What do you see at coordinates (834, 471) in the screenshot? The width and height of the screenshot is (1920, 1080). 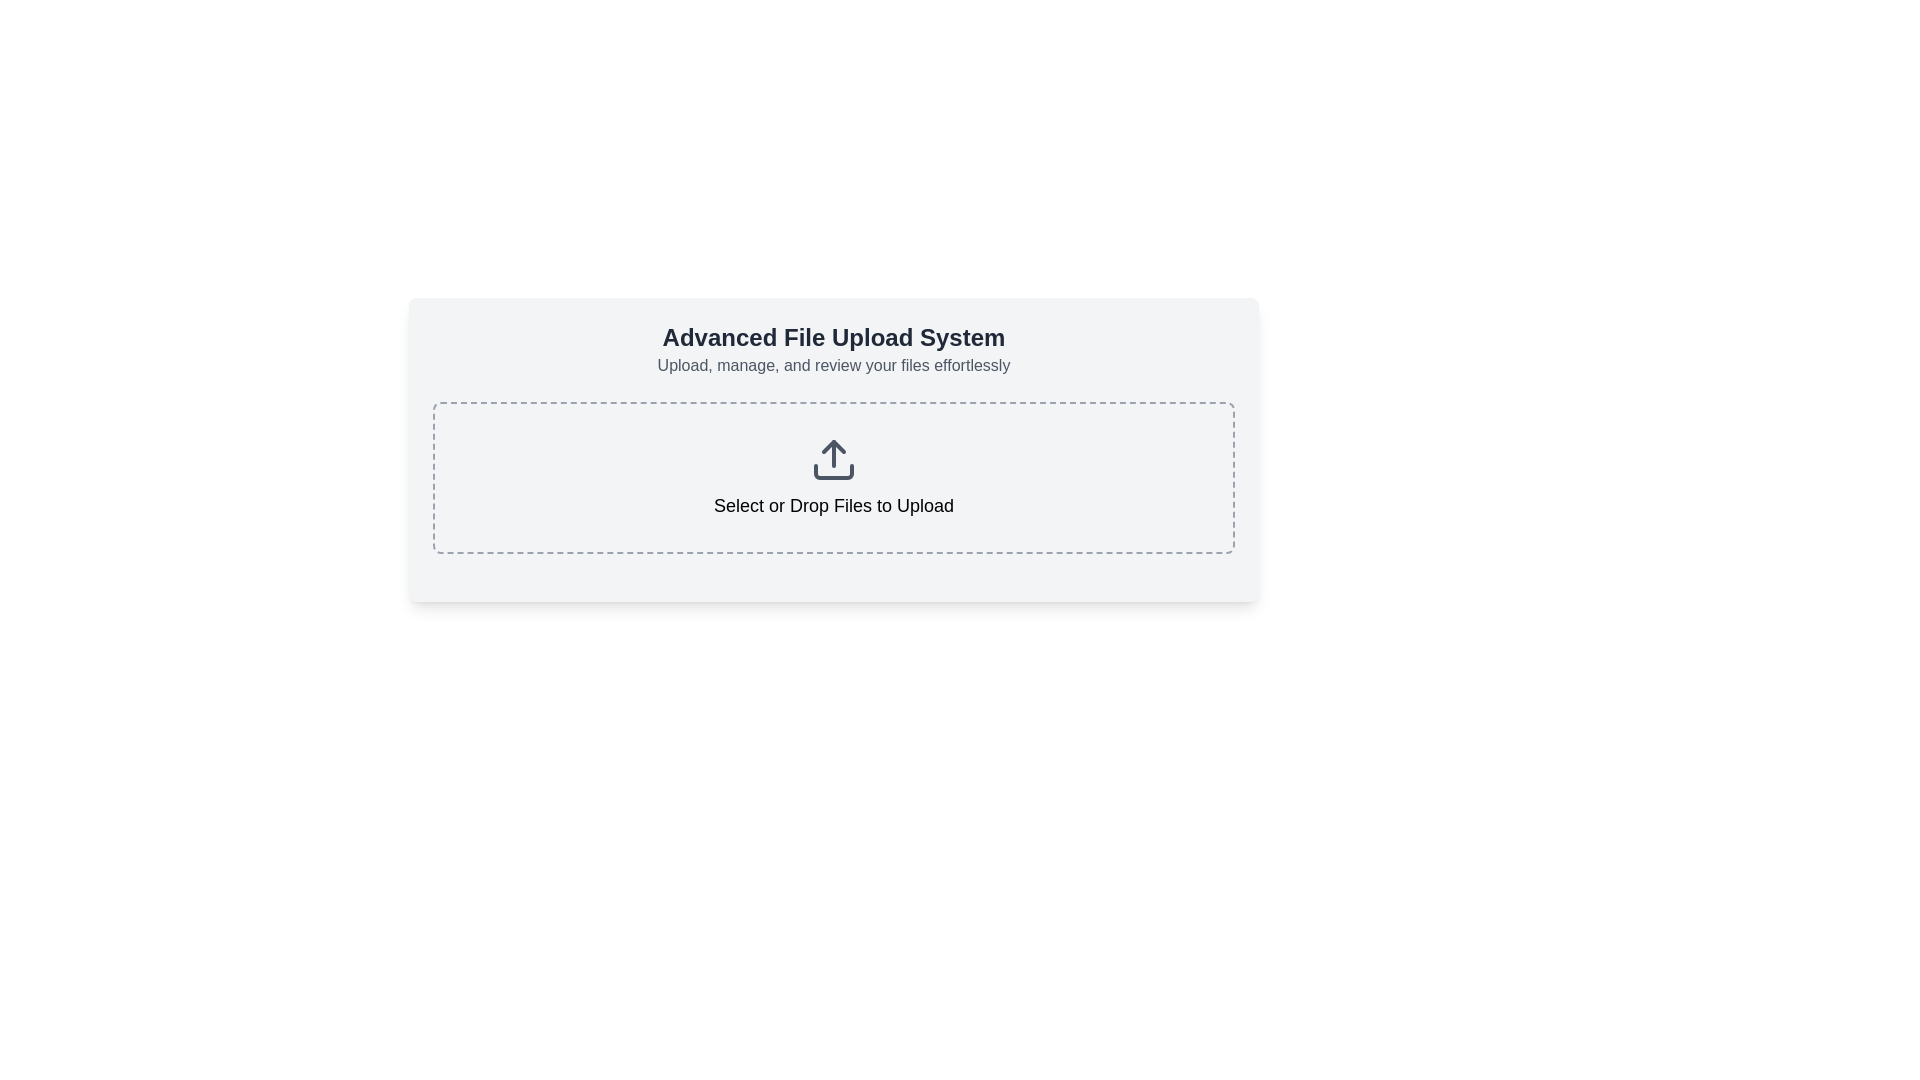 I see `the graphical decorative element that serves as the base tray of the upload icon, located centrally within the upload area` at bounding box center [834, 471].